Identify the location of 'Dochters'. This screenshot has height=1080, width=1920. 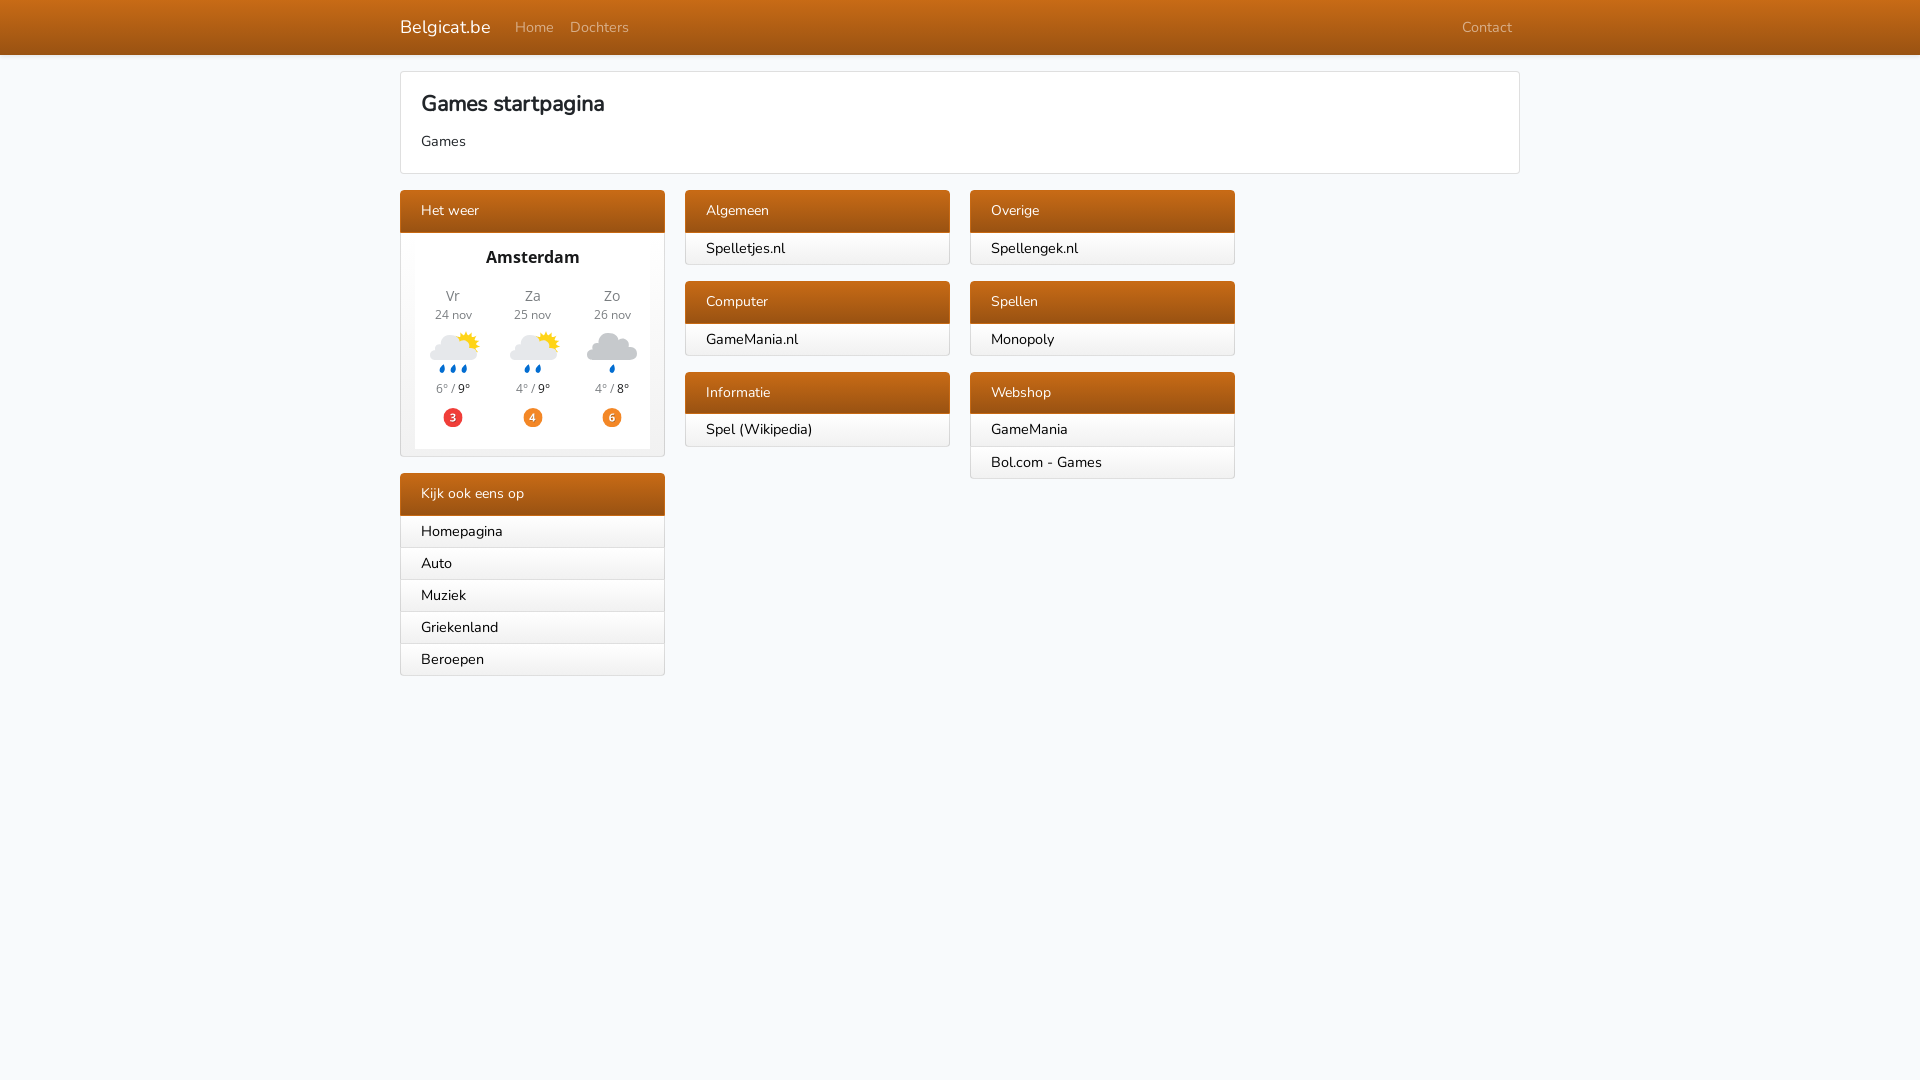
(598, 27).